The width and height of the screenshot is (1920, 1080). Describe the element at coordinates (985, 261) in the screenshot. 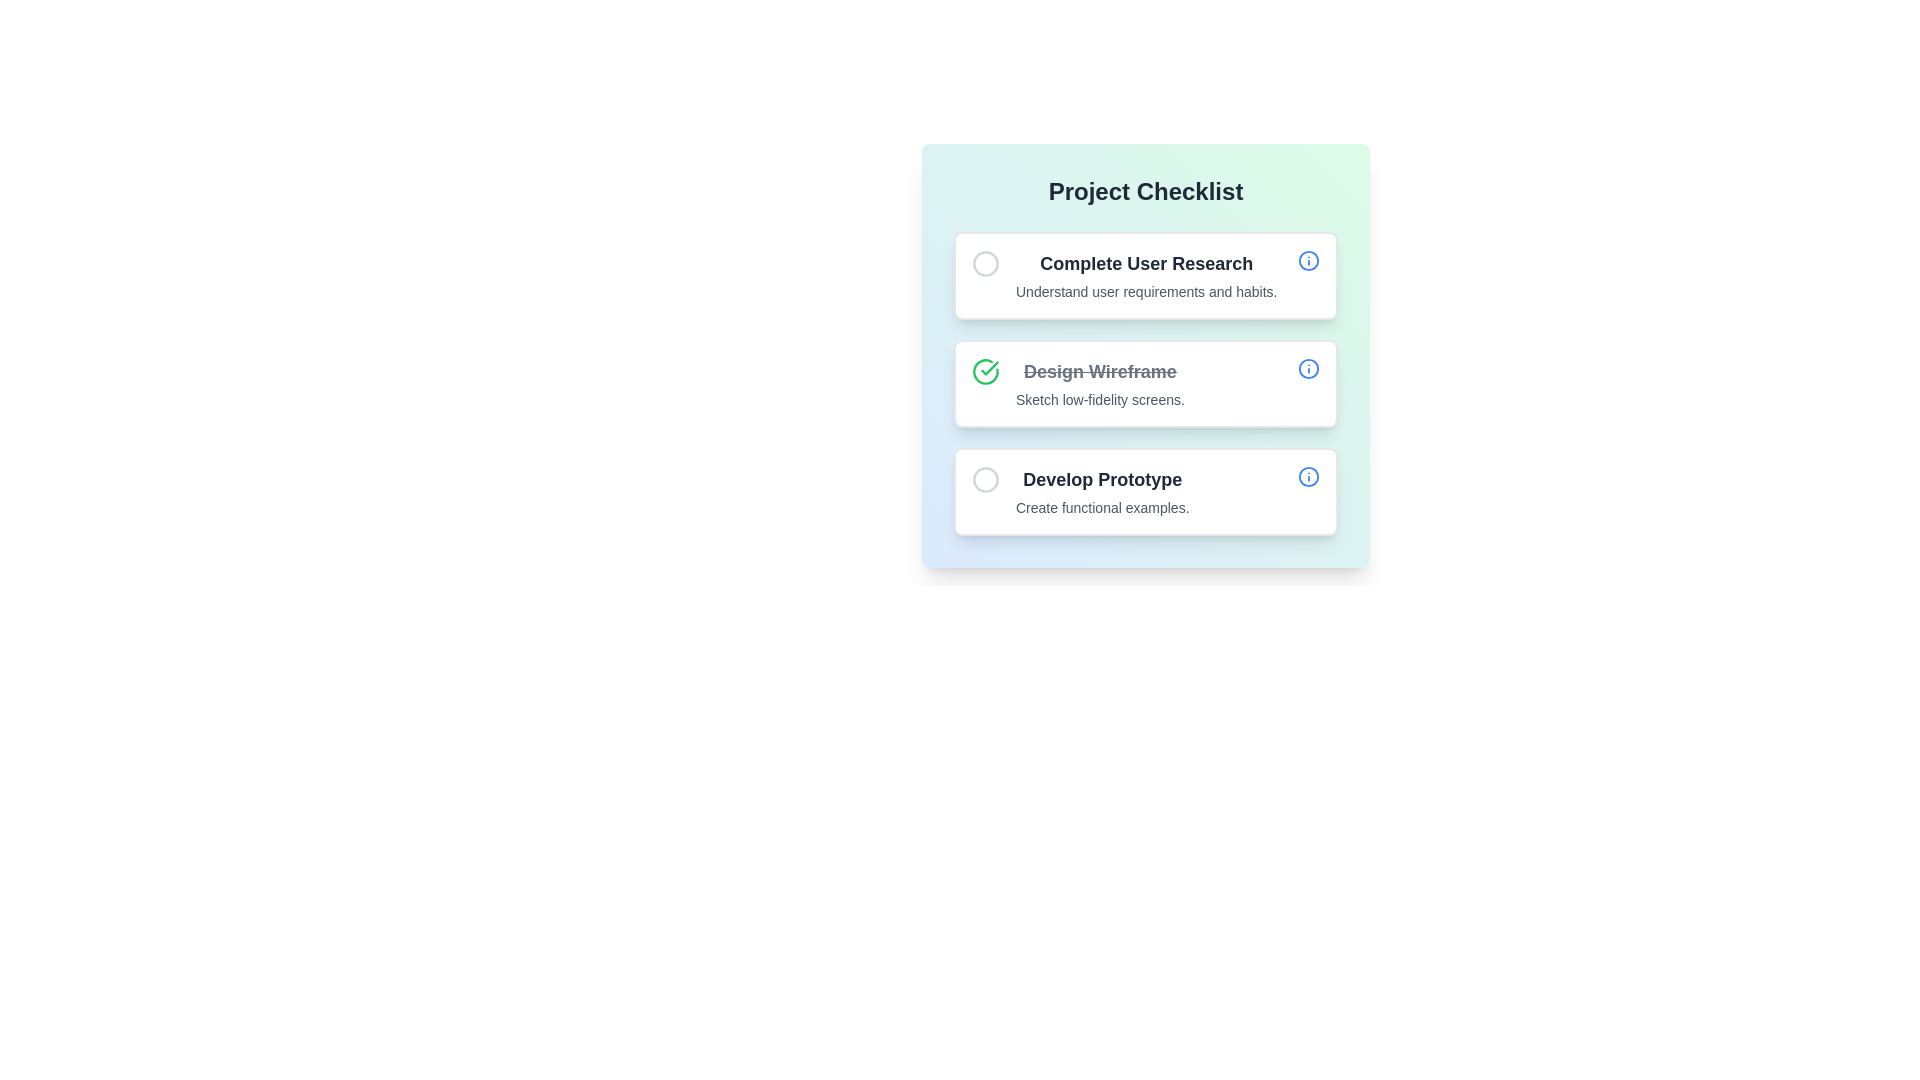

I see `the circular graphic element that serves as a status indicator for the first task in the checklist titled 'Complete User Research'` at that location.